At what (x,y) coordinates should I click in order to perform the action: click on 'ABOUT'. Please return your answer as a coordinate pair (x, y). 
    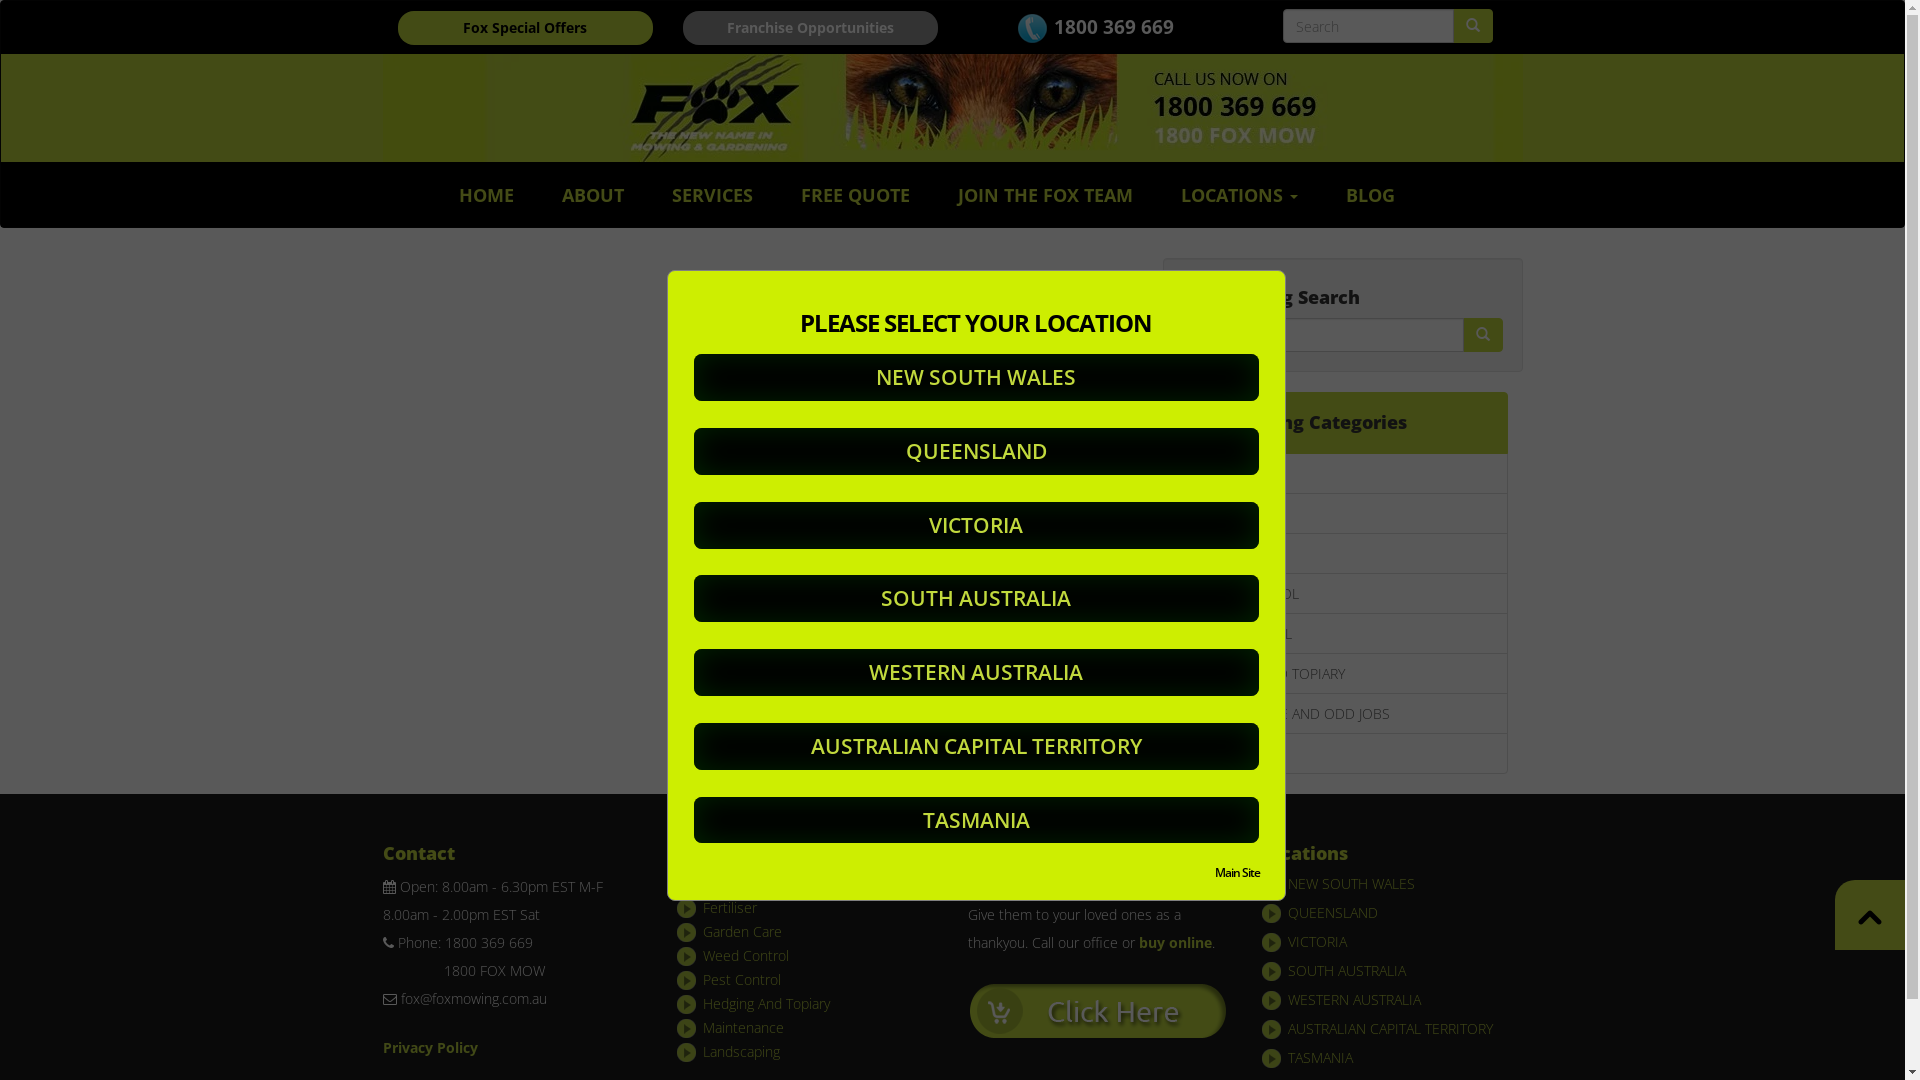
    Looking at the image, I should click on (592, 195).